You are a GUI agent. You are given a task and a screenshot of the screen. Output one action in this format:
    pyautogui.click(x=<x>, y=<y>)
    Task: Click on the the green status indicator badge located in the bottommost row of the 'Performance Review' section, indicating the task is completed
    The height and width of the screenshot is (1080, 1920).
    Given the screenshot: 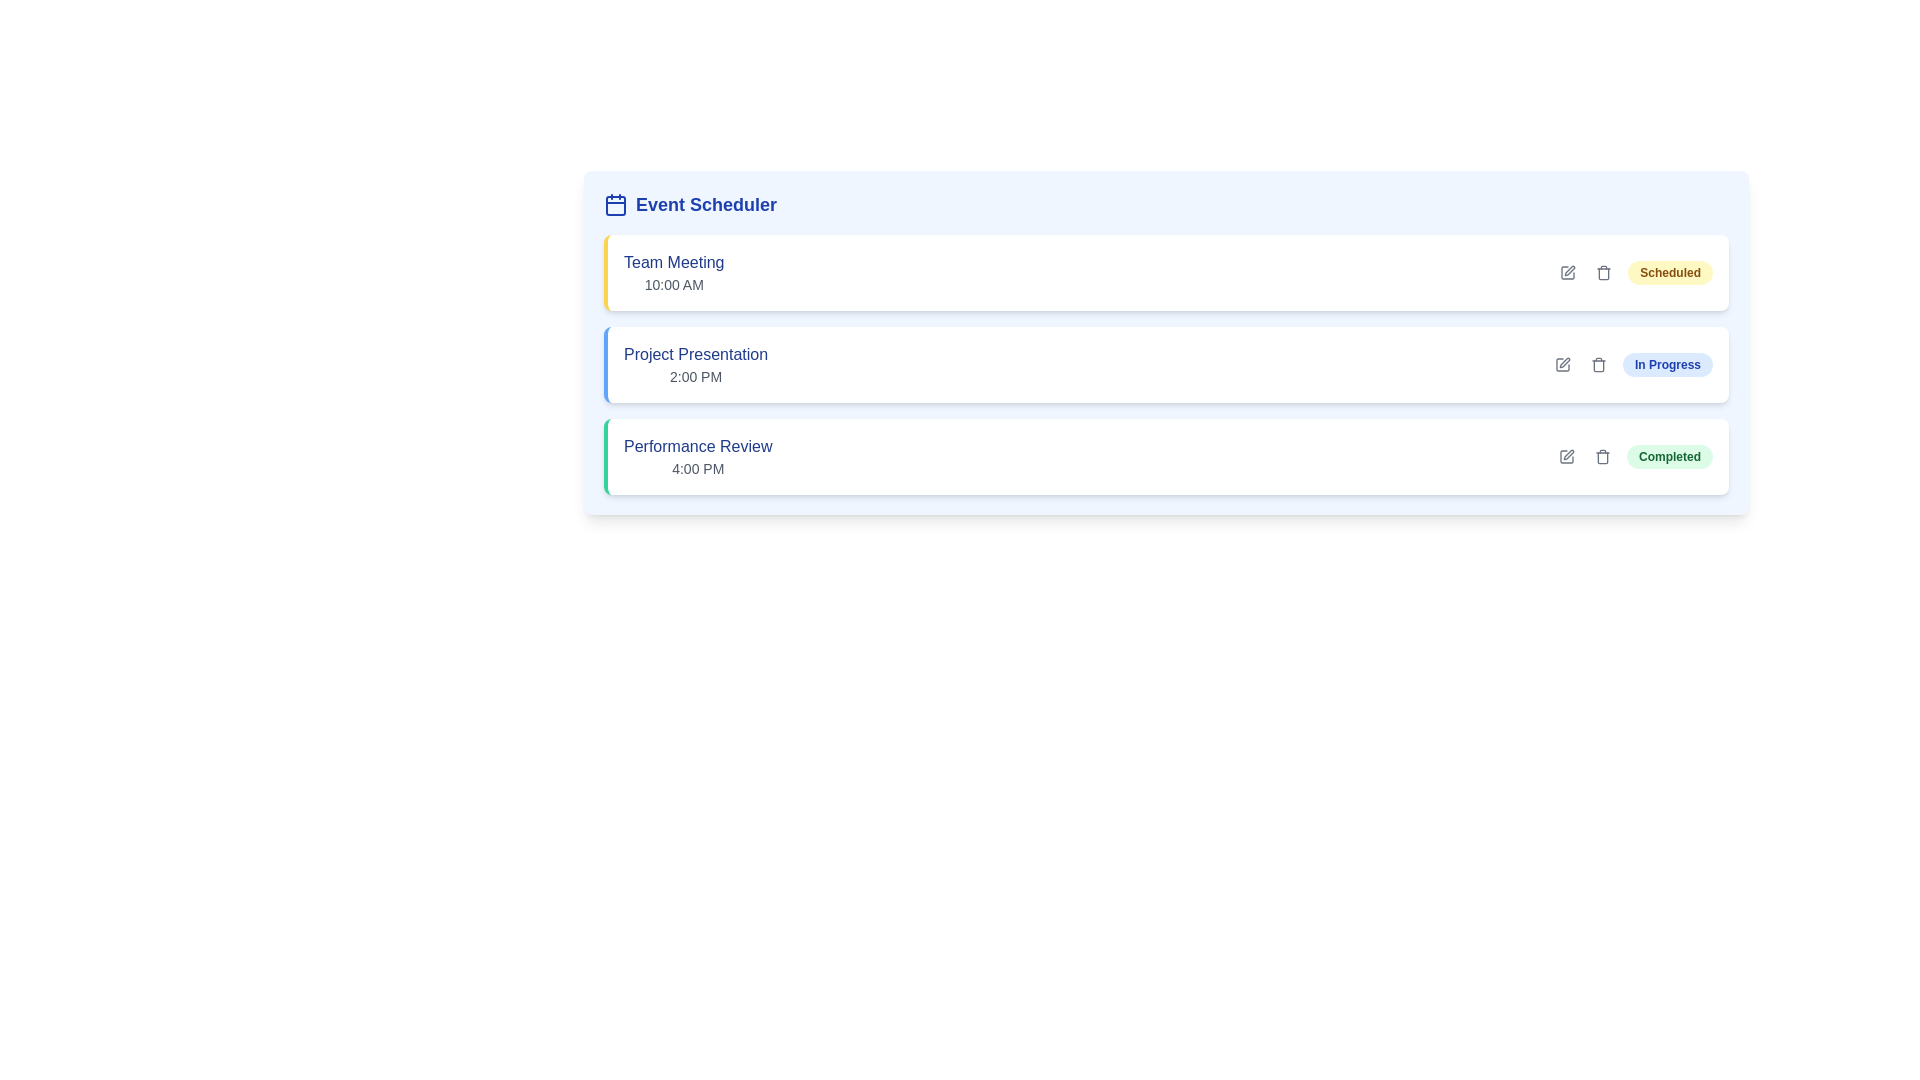 What is the action you would take?
    pyautogui.click(x=1633, y=456)
    